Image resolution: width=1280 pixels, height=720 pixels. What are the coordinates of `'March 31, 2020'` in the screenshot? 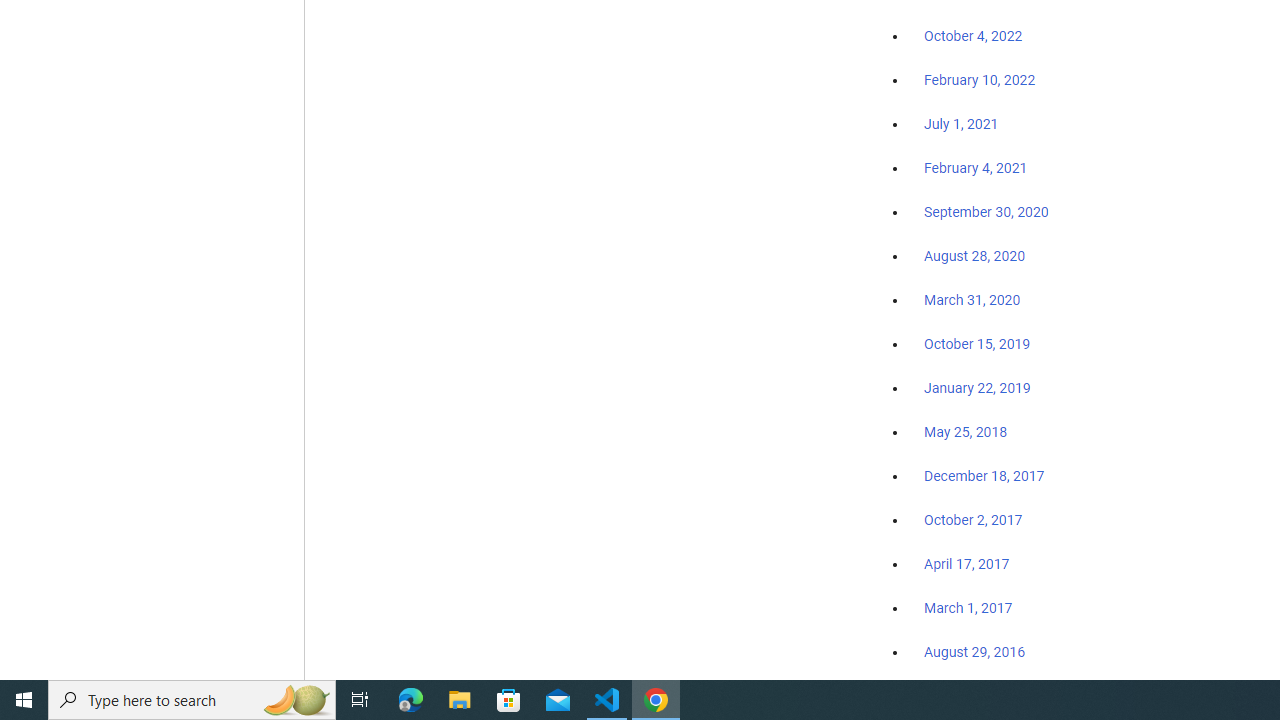 It's located at (972, 299).